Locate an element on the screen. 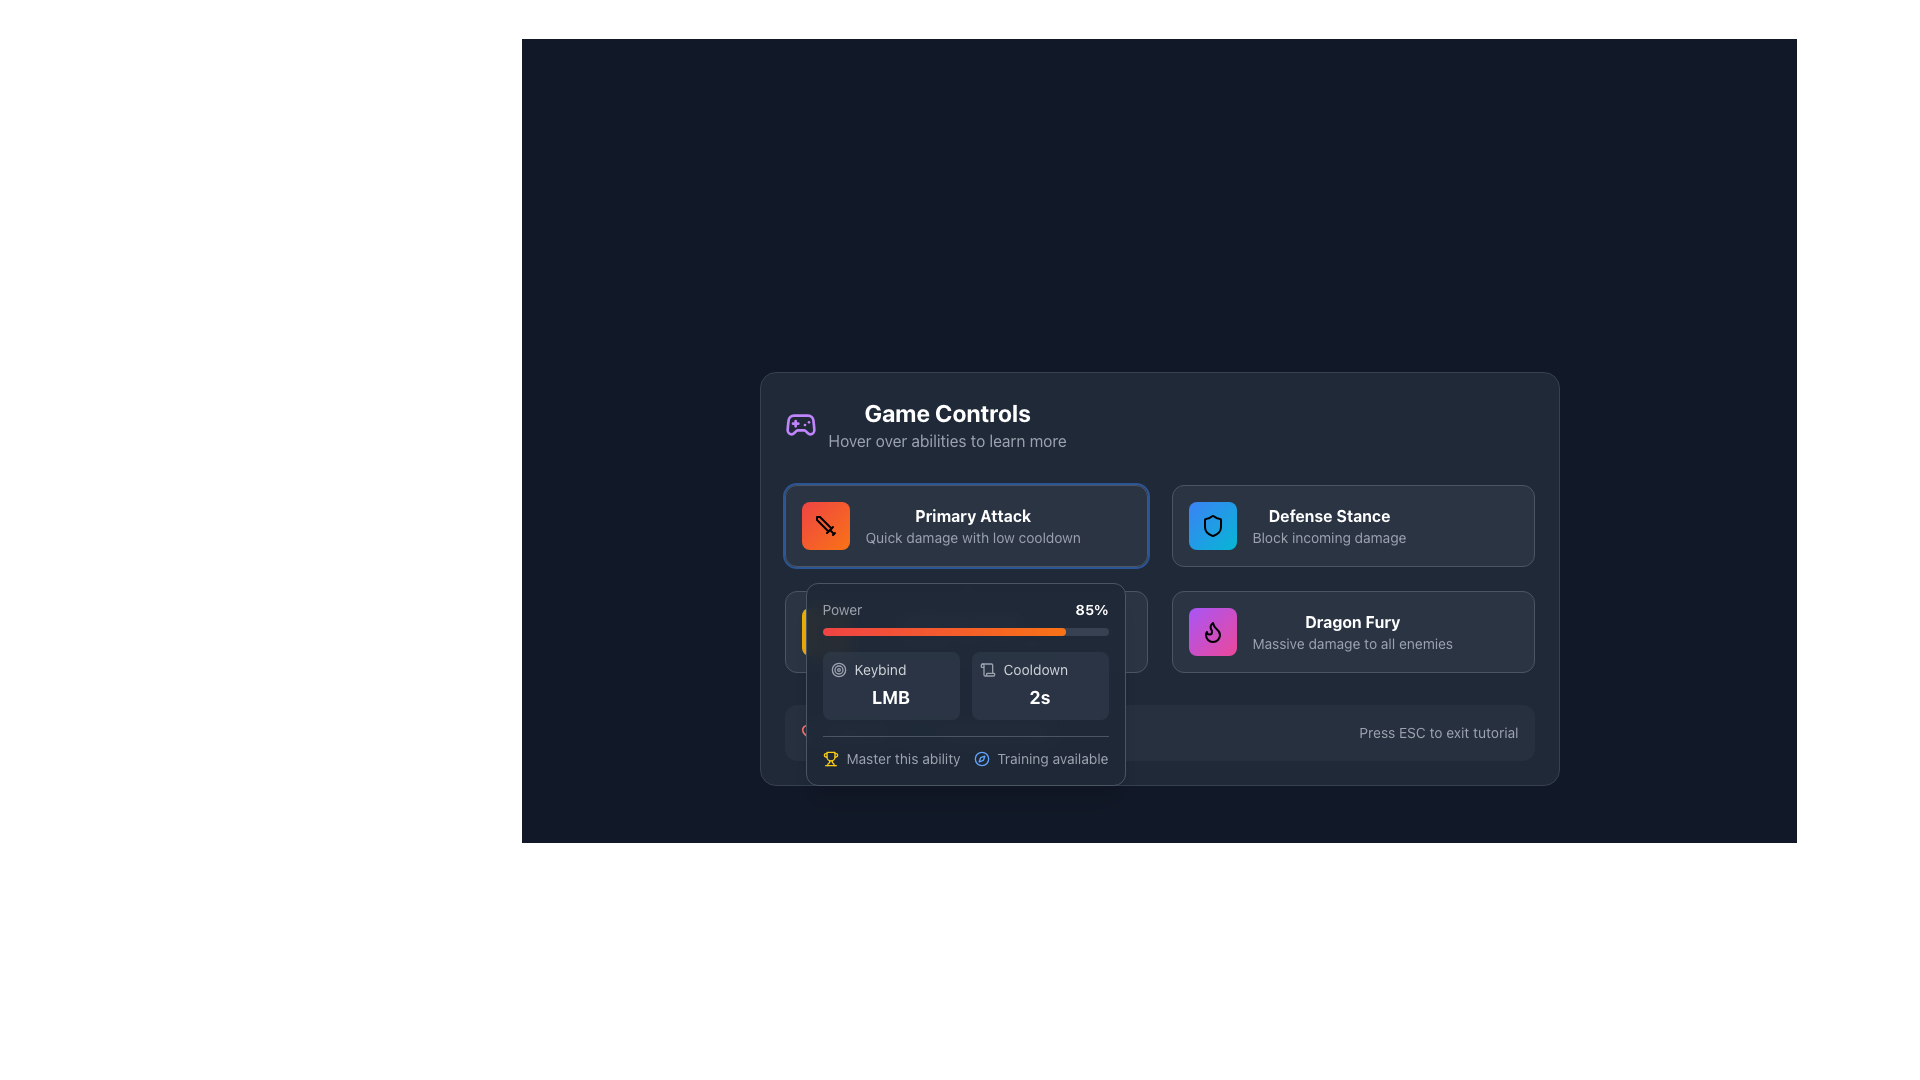 The height and width of the screenshot is (1080, 1920). the thin horizontal progress bar styled with a gradient fill transitioning from red to orange, located below the 'Power' and '85%' labels is located at coordinates (965, 632).